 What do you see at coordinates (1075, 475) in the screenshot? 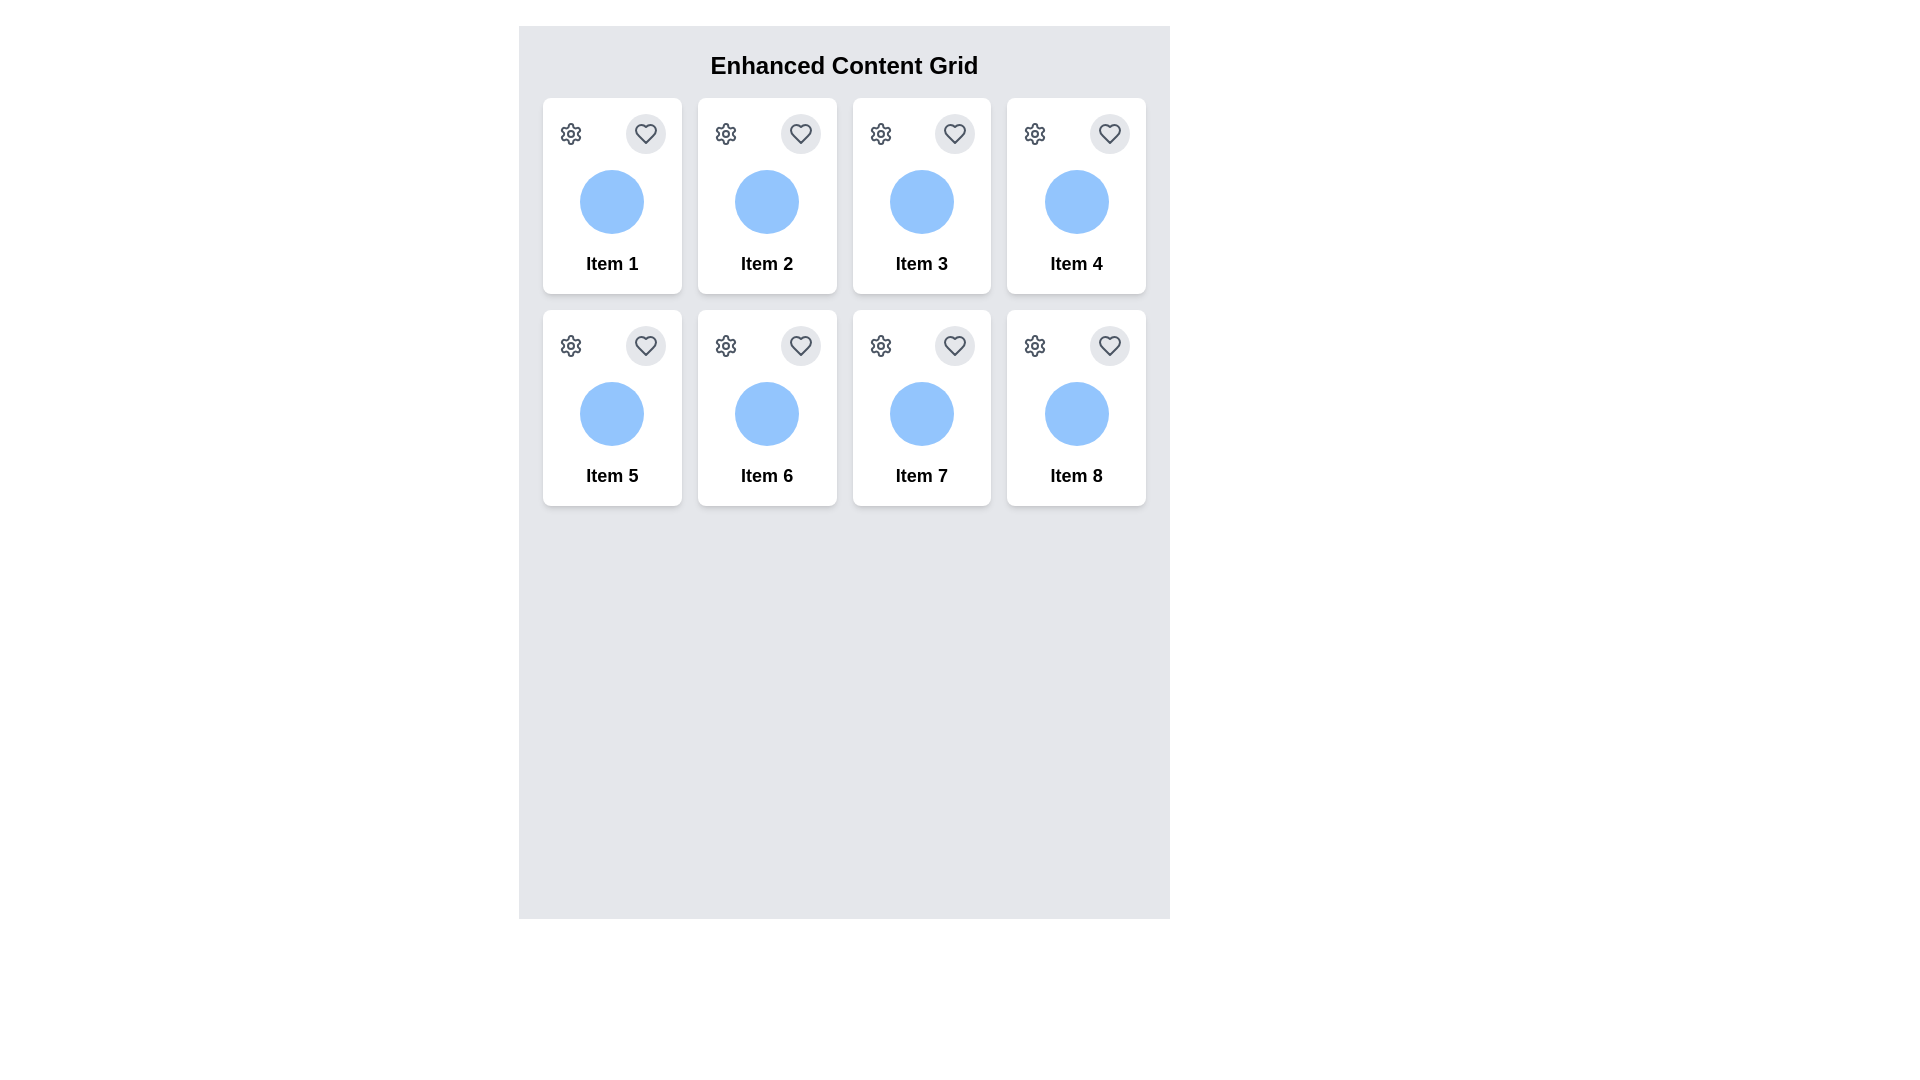
I see `the 'Item 8' text label located at the bottom of the fourth card in the second row of the grid layout` at bounding box center [1075, 475].